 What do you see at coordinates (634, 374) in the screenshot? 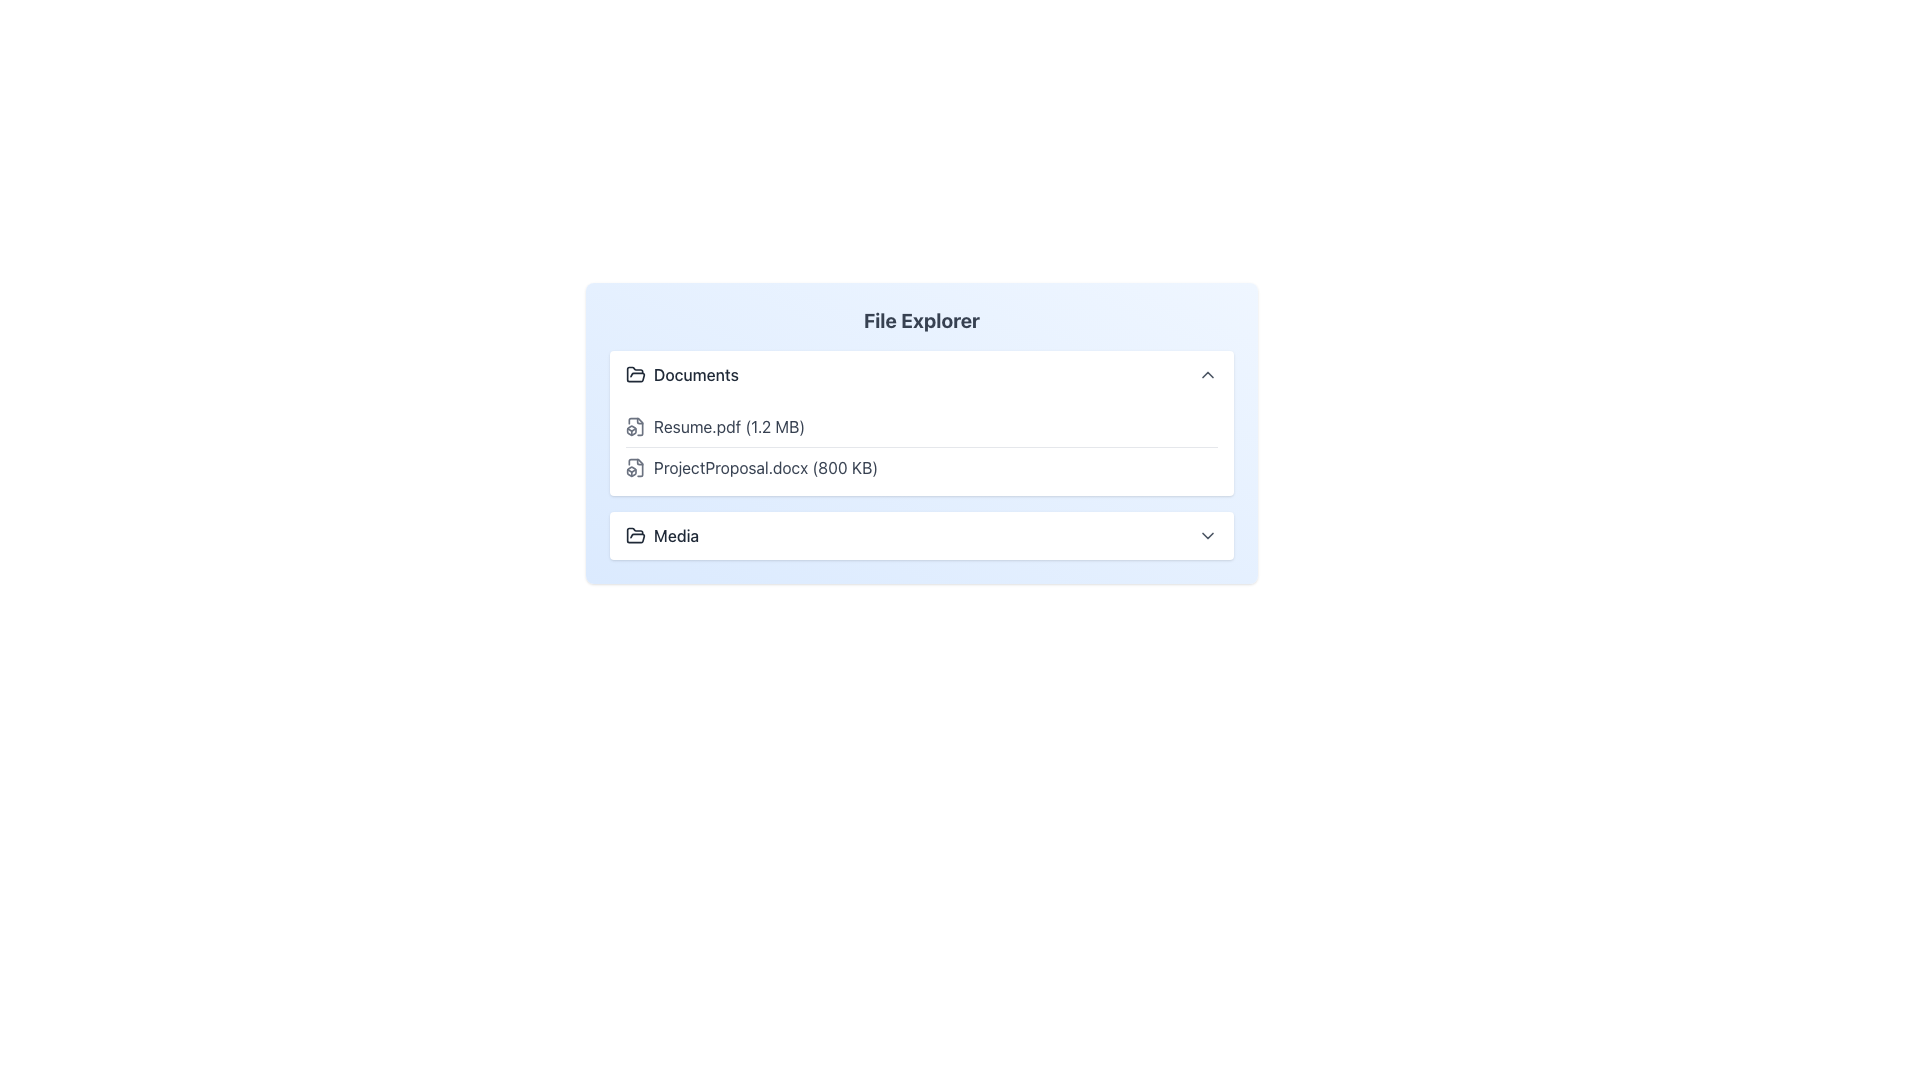
I see `the 'Documents' section icon, which visually identifies the section and is located to the left of the text label in the file explorer interface` at bounding box center [634, 374].